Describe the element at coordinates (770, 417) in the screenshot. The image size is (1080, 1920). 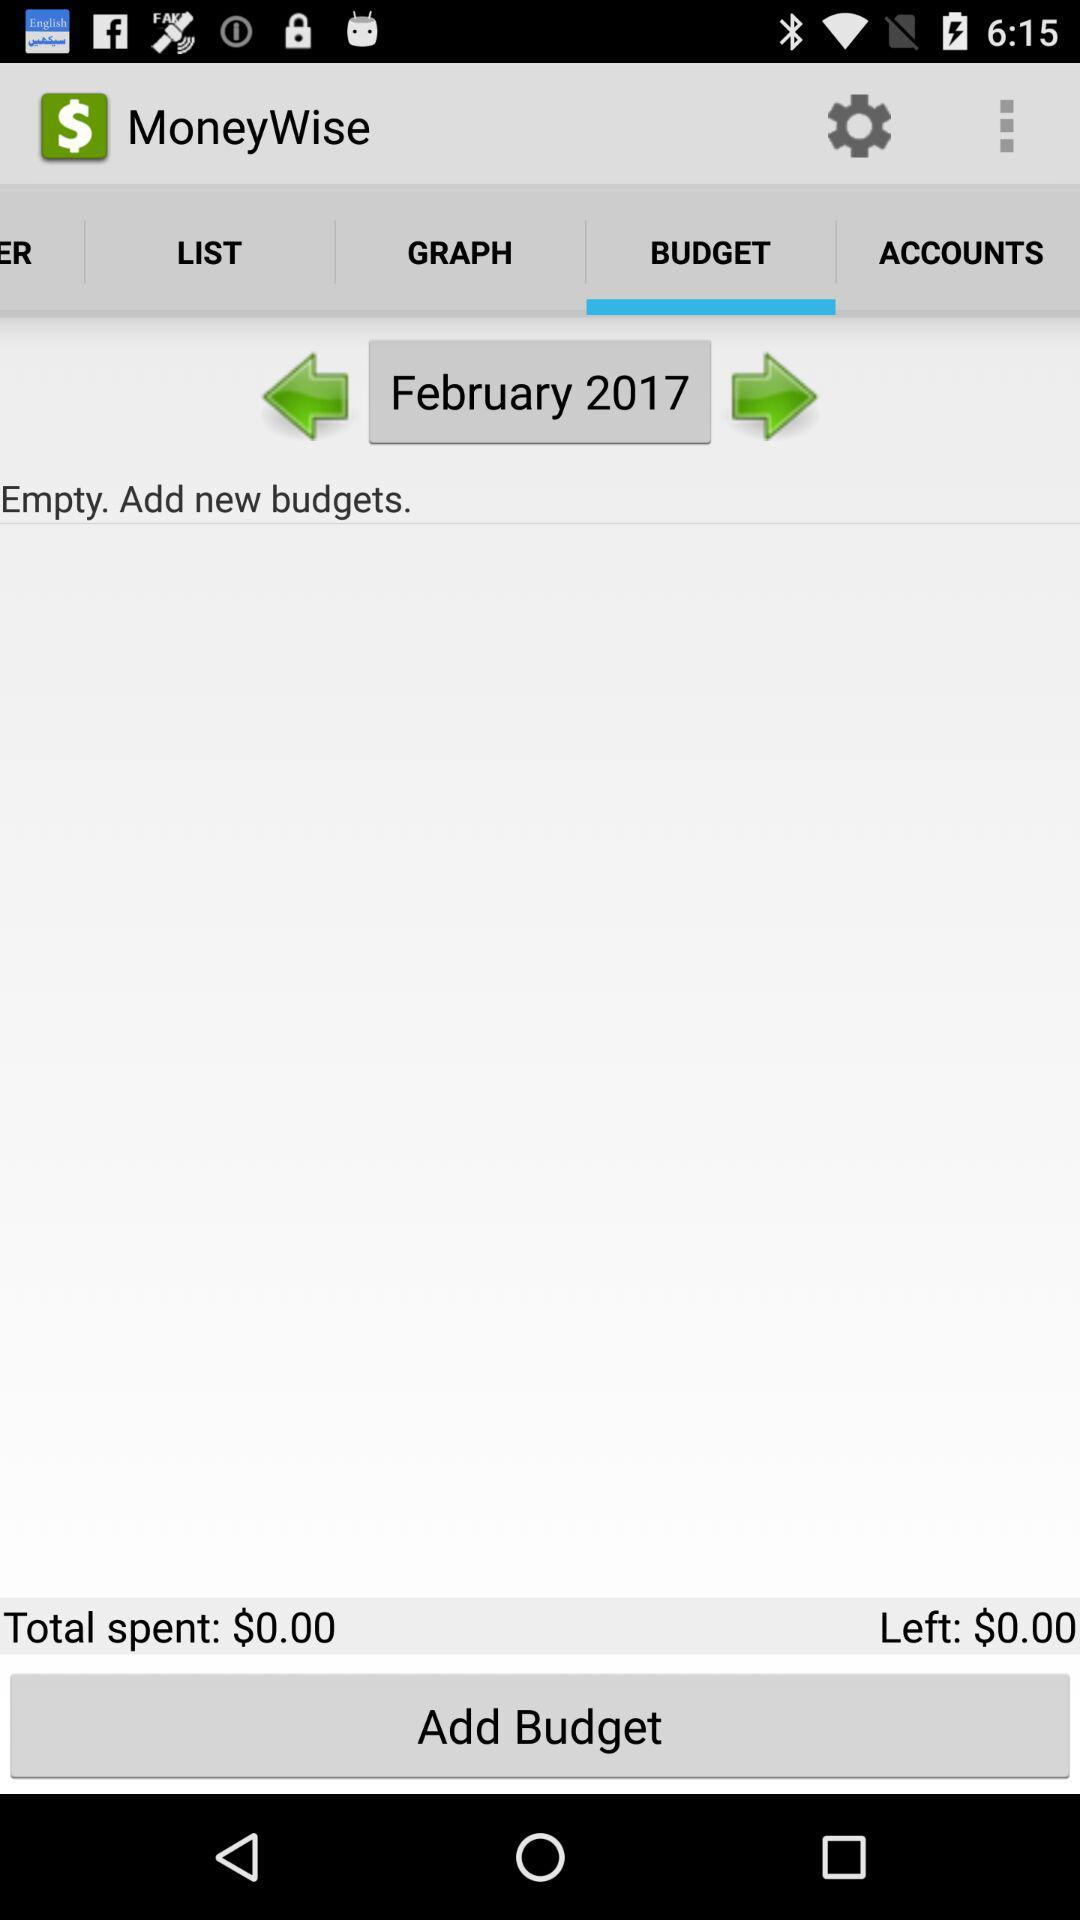
I see `the arrow_forward icon` at that location.